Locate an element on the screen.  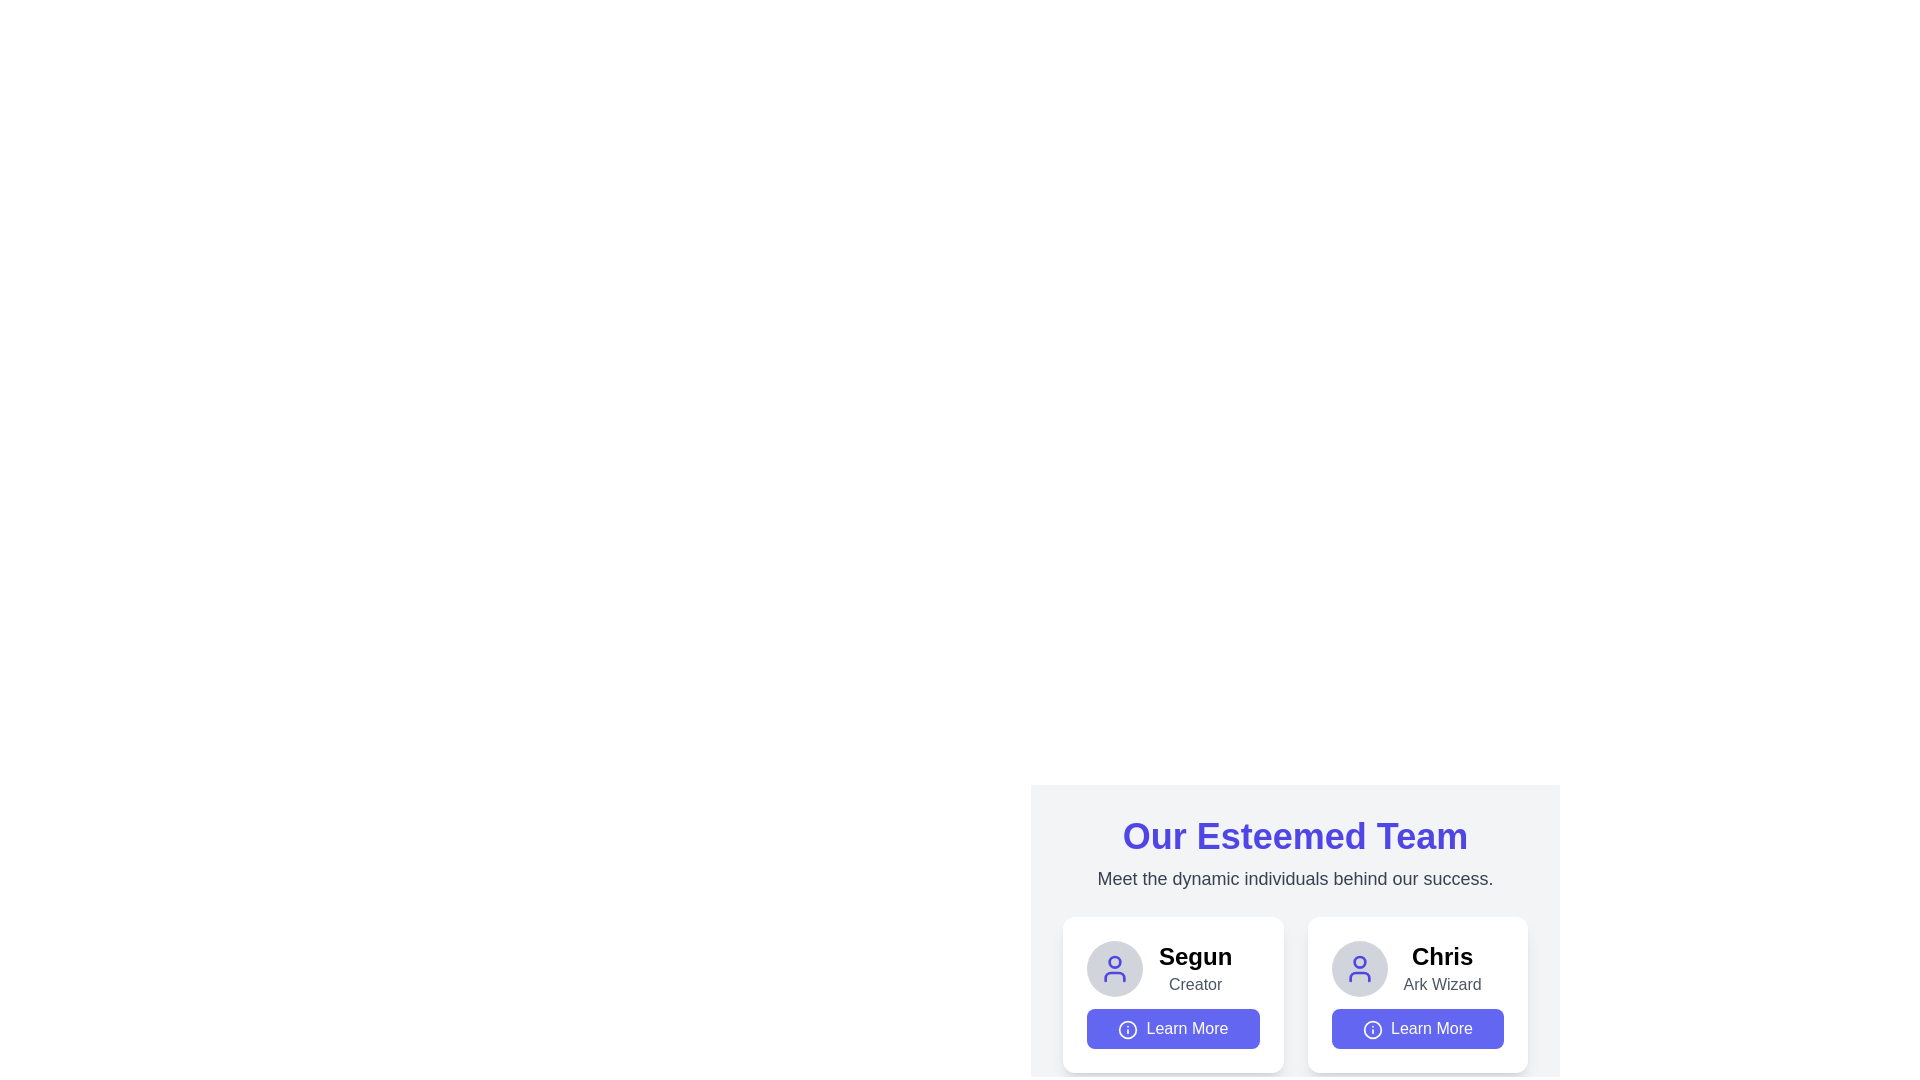
the 'ChrisArk Wizard' text label and icon, which features a prominent bold 'Chris' and a smaller 'Ark Wizard' beneath it, located above the 'Learn More' button in the team section is located at coordinates (1416, 967).